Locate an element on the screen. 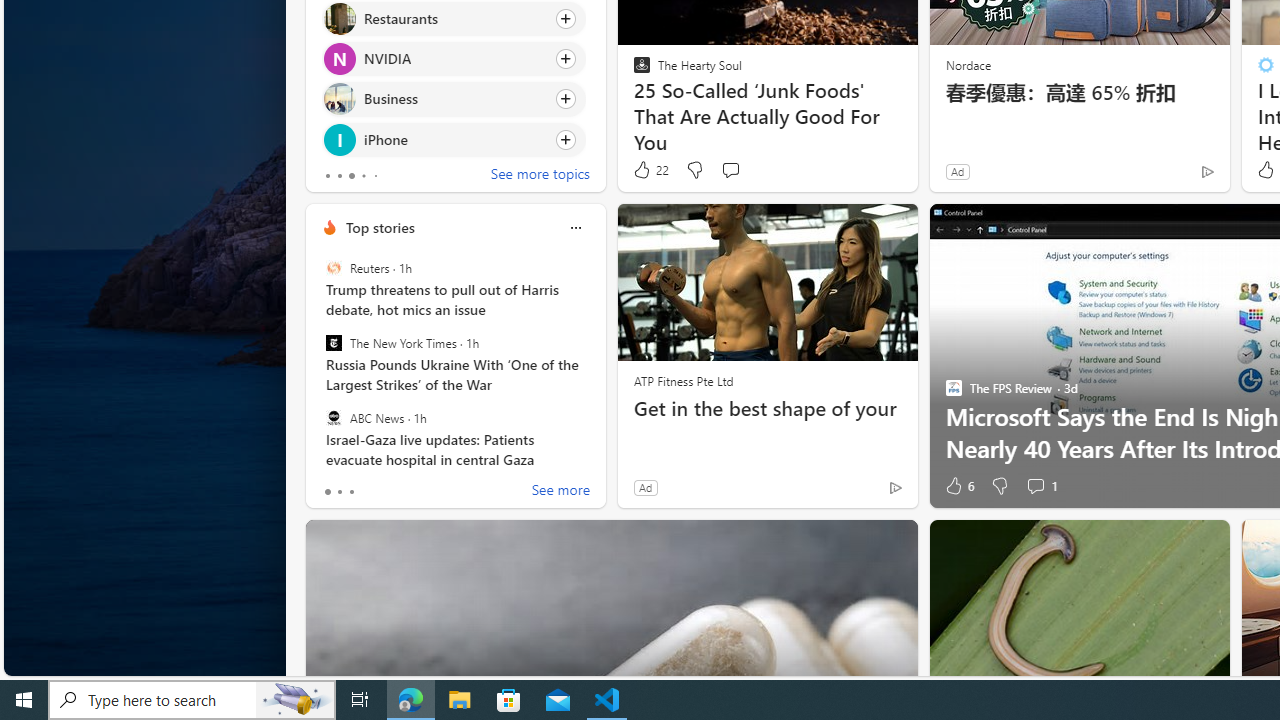 This screenshot has height=720, width=1280. 'Click to follow topic Business' is located at coordinates (452, 99).